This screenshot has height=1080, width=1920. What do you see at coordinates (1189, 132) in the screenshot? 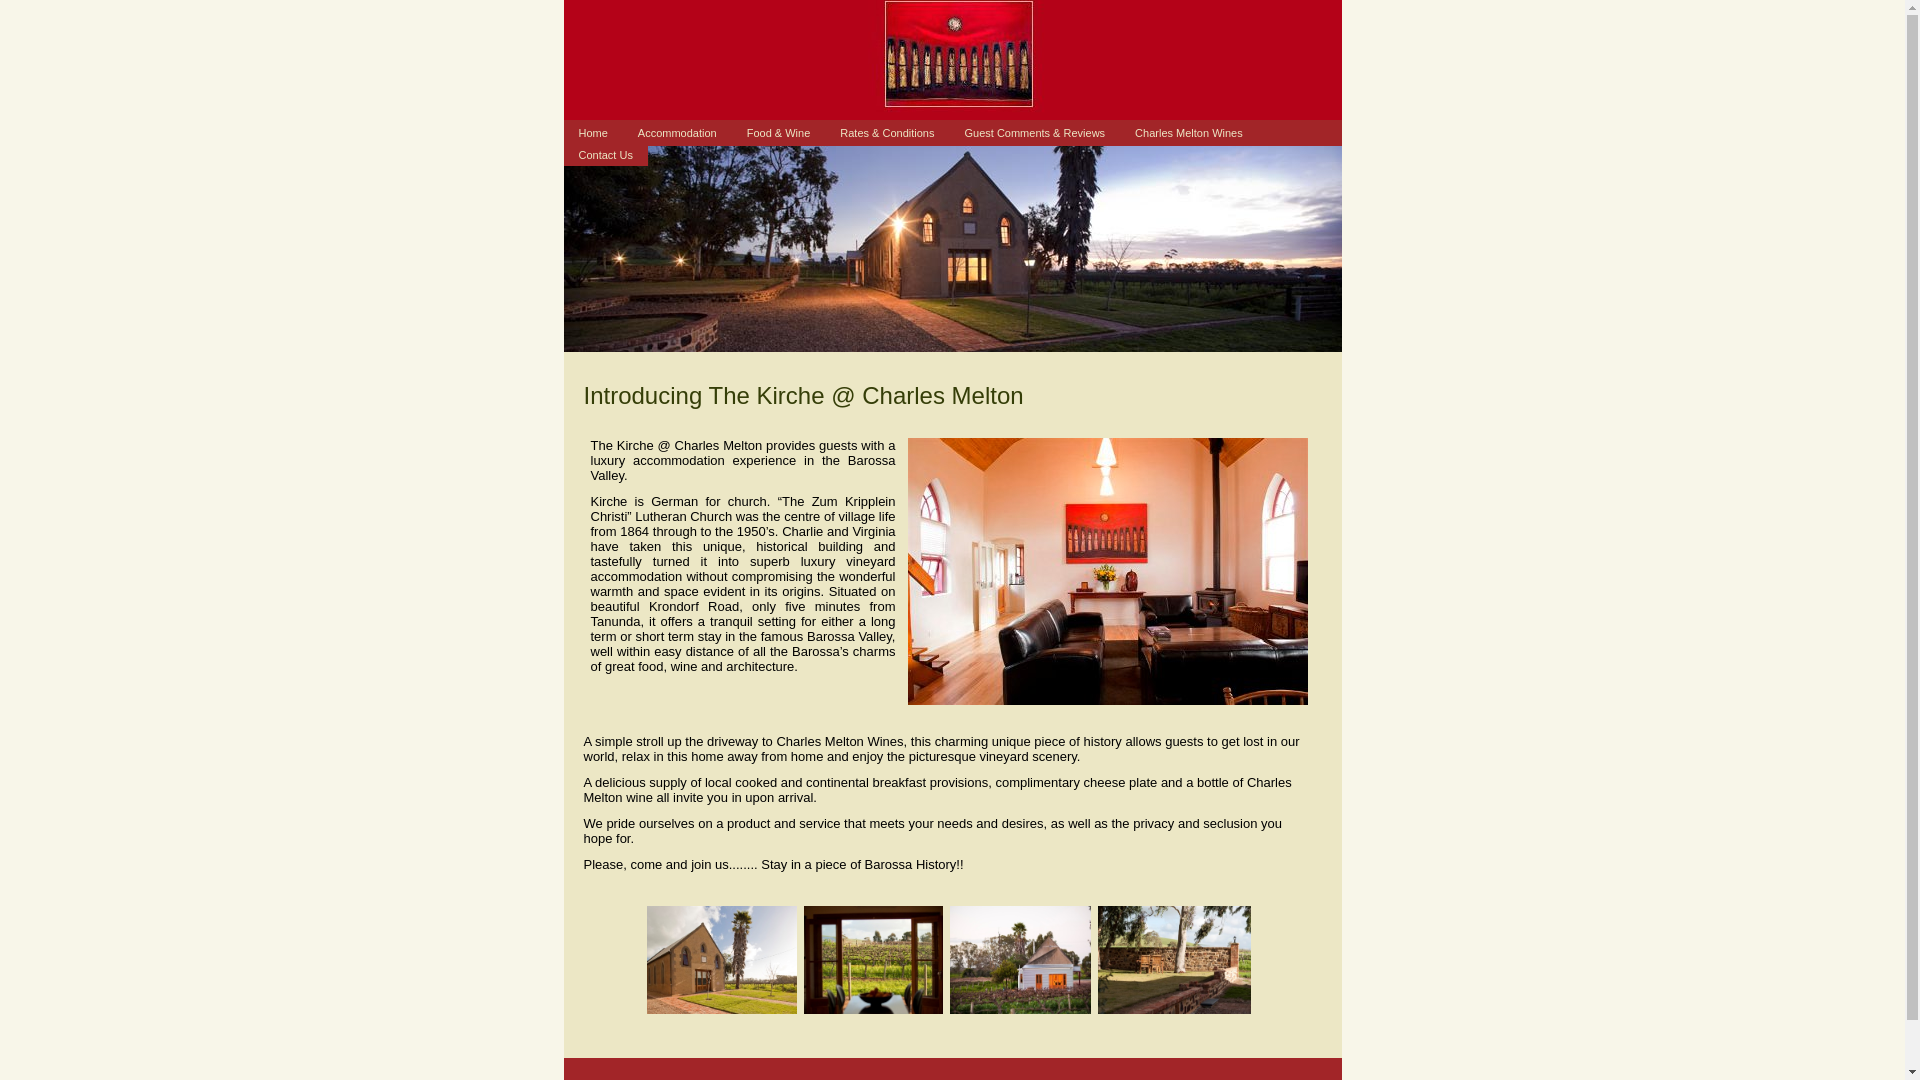
I see `'Charles Melton Wines'` at bounding box center [1189, 132].